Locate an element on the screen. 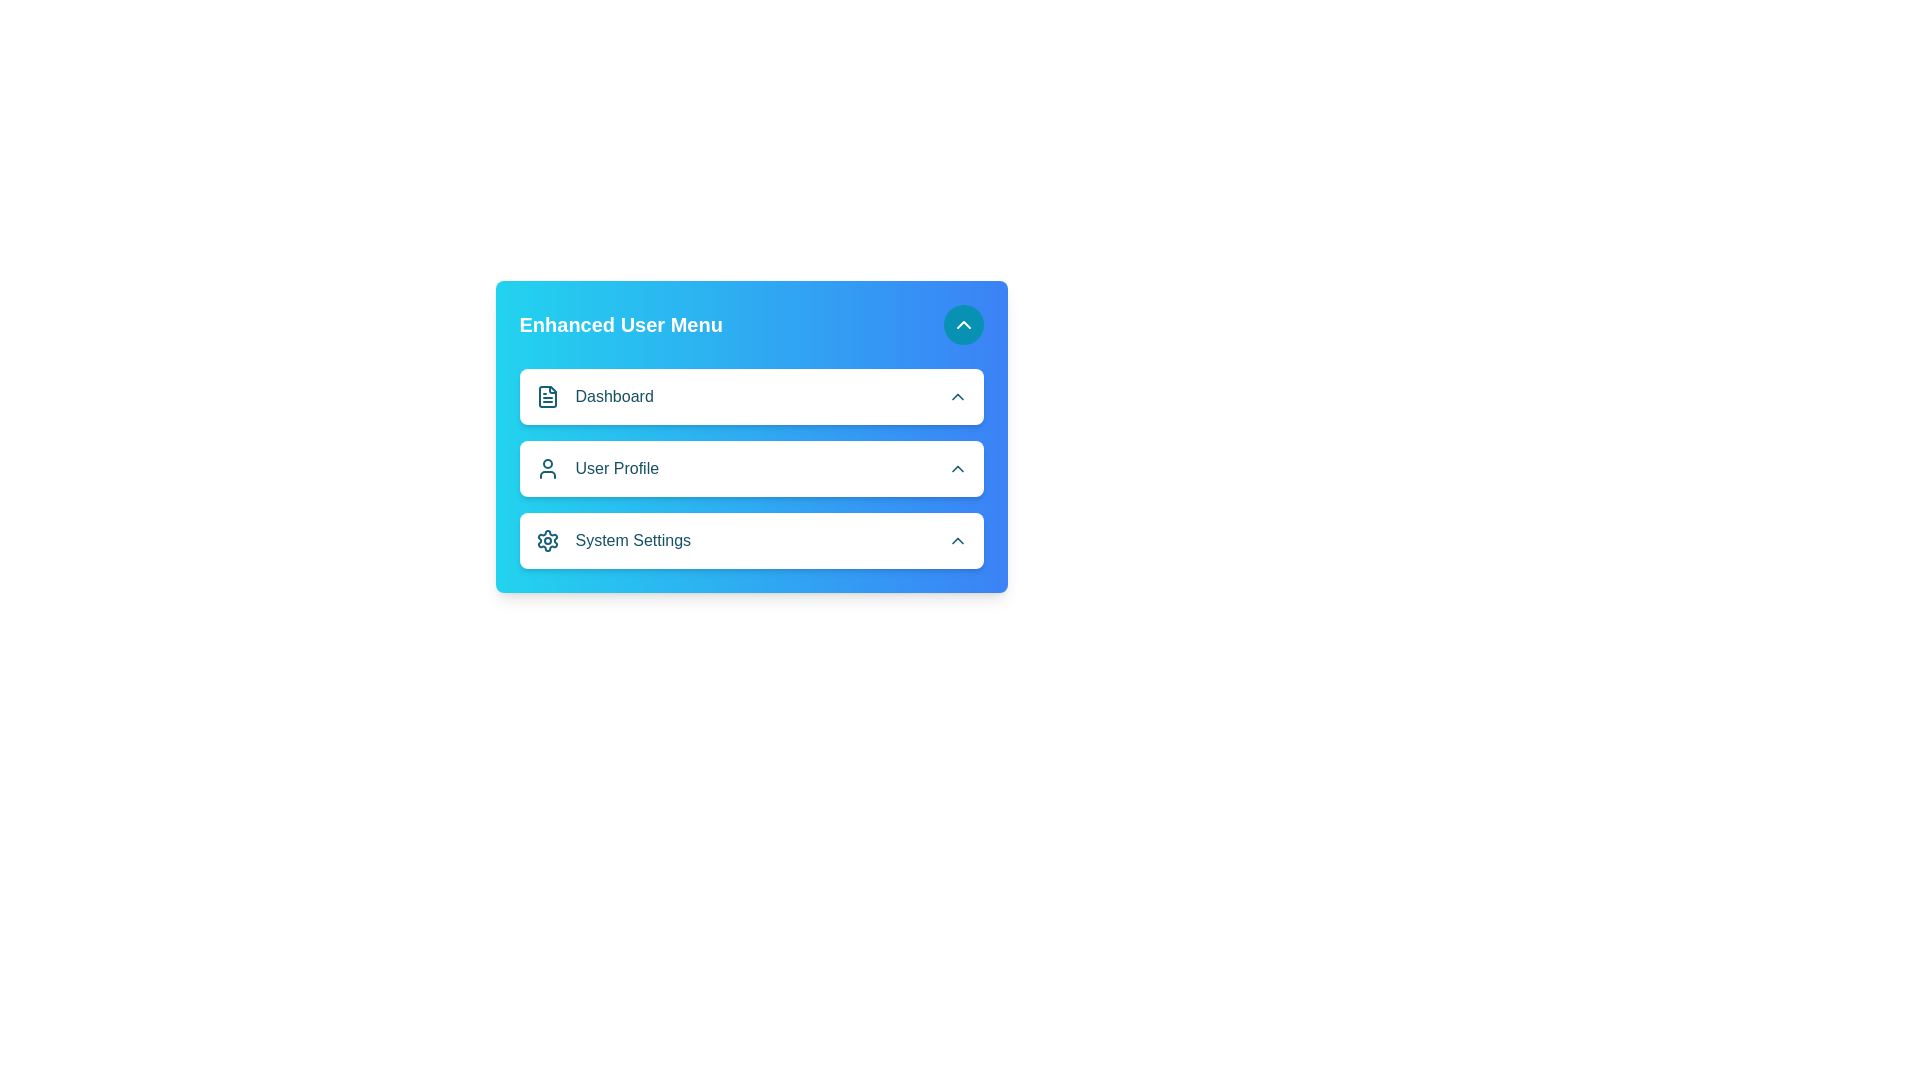 This screenshot has width=1920, height=1080. the 'User Profile' text label in the menu, which is the second item in a vertical list, located between 'Dashboard' and 'System Settings' is located at coordinates (595, 469).